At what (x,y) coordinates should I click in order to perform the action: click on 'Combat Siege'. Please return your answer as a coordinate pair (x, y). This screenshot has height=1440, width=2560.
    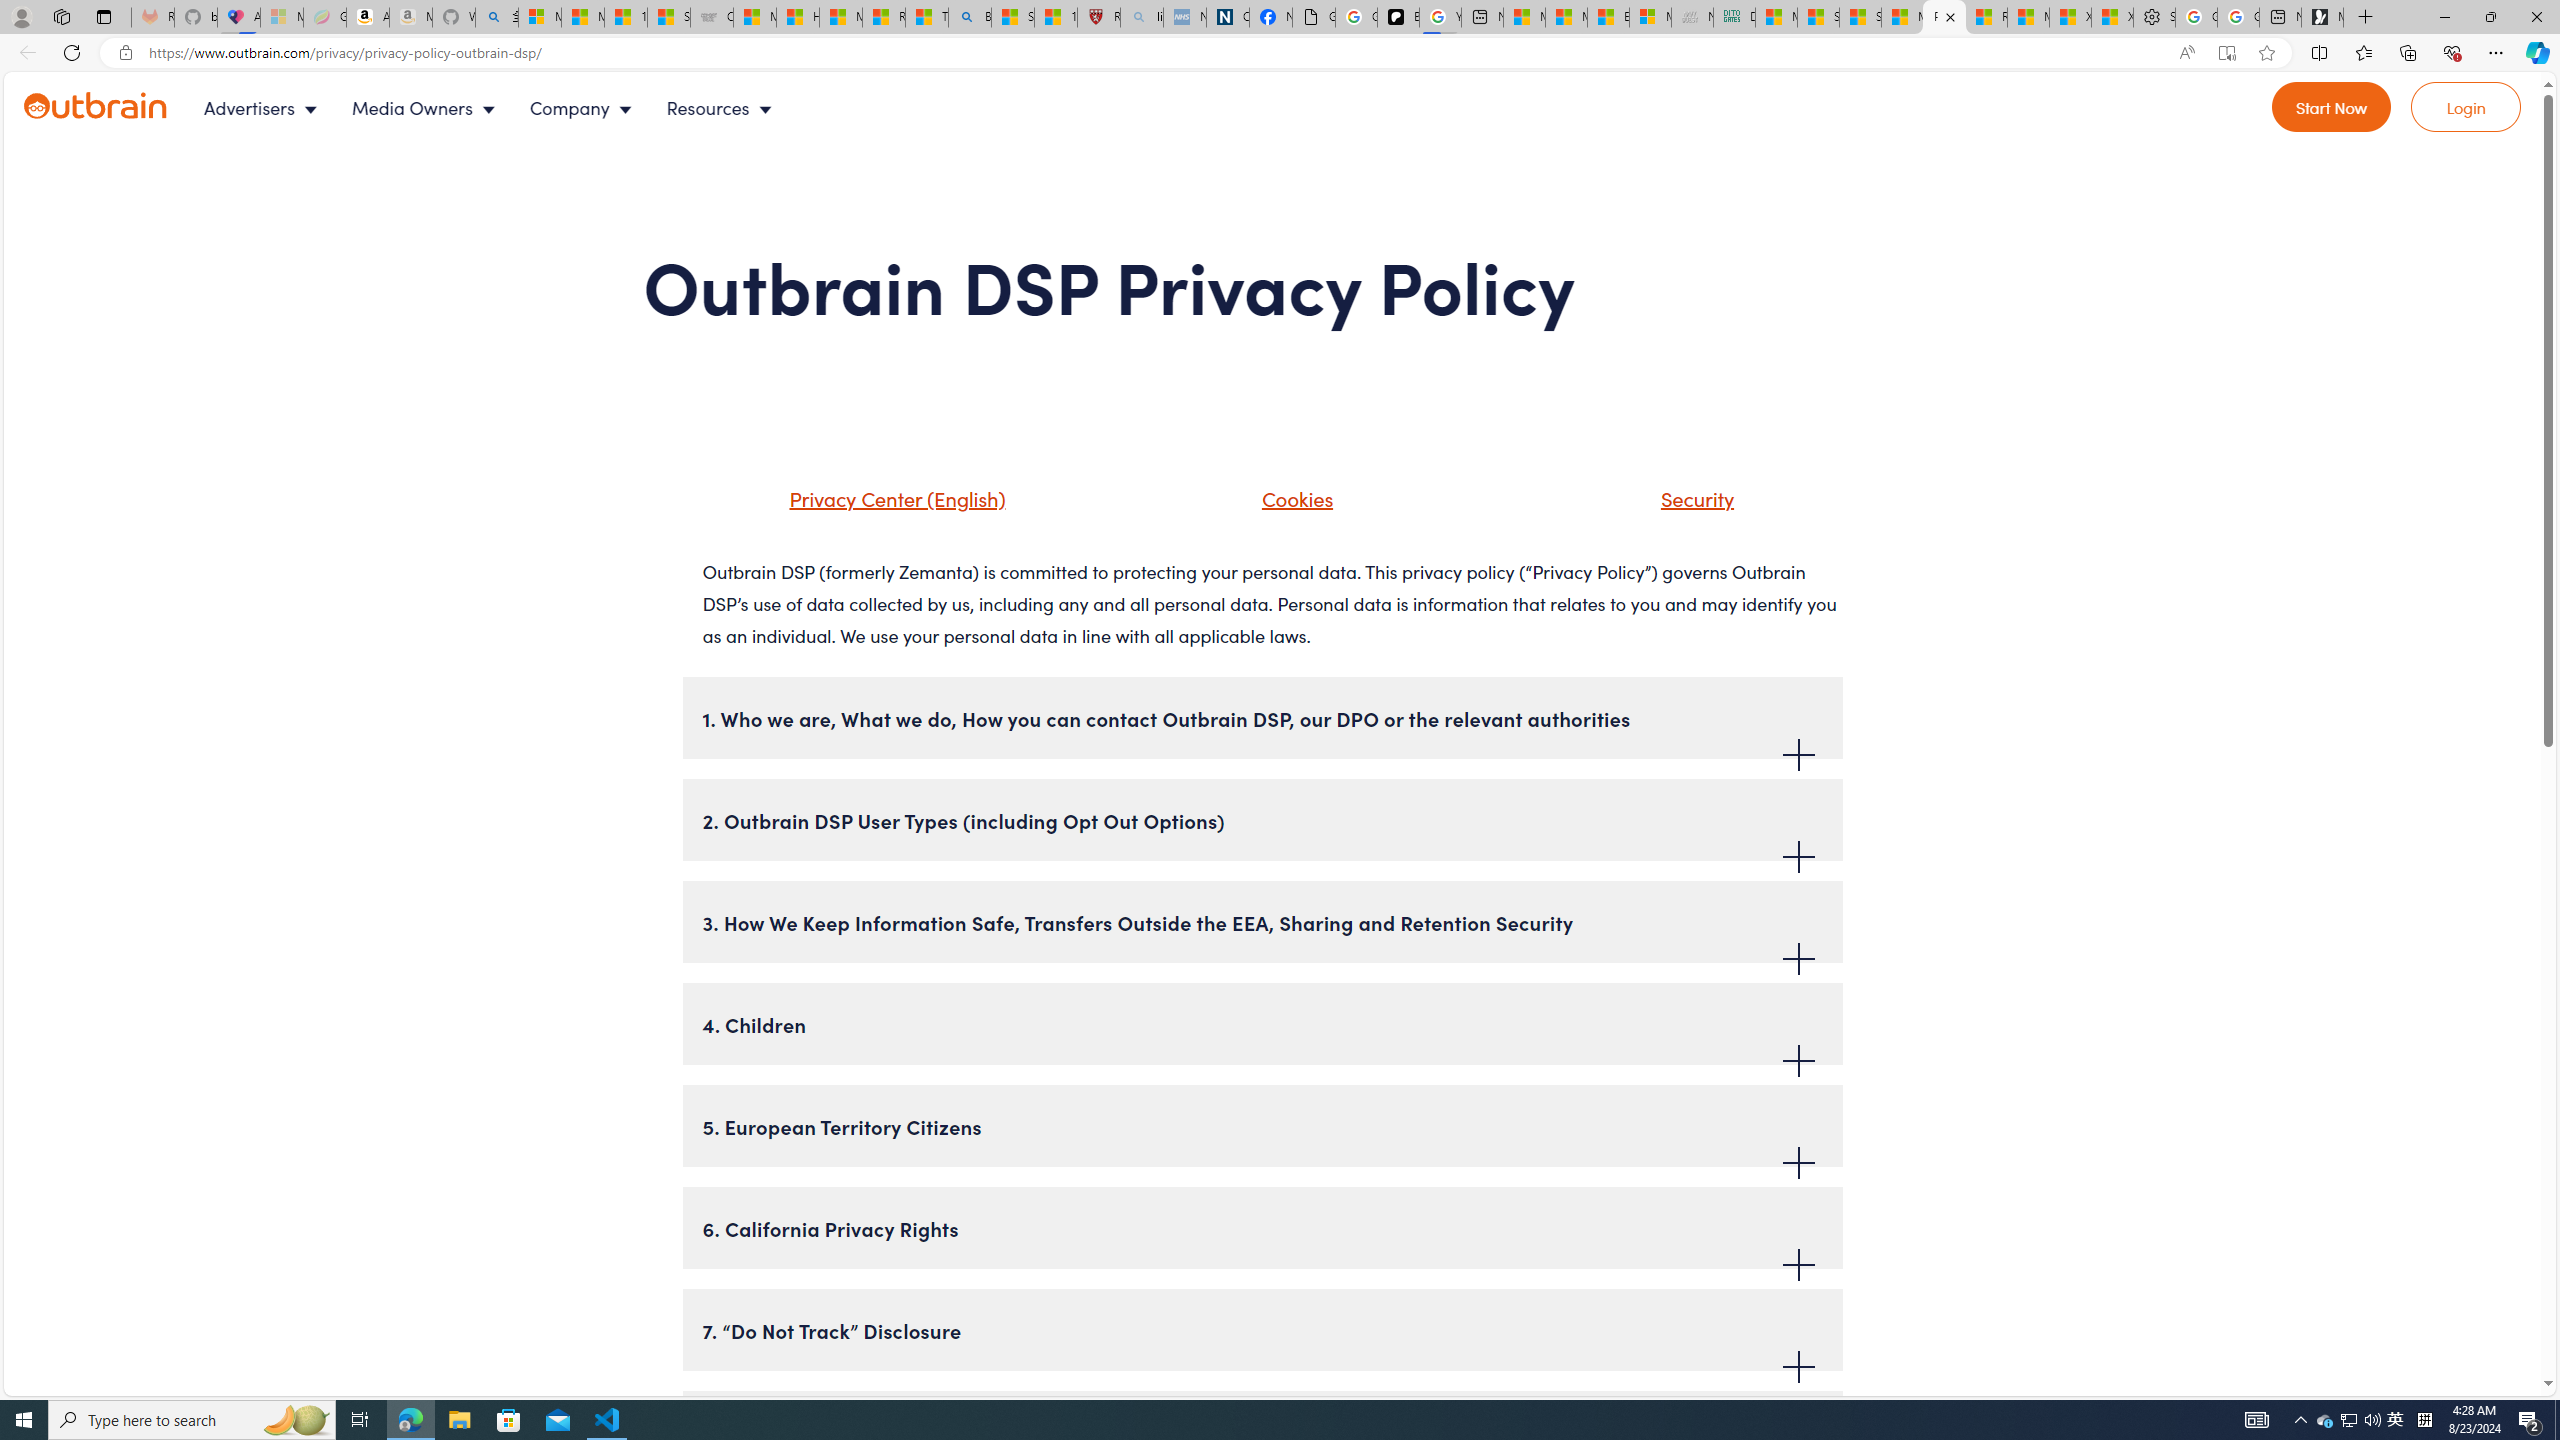
    Looking at the image, I should click on (710, 16).